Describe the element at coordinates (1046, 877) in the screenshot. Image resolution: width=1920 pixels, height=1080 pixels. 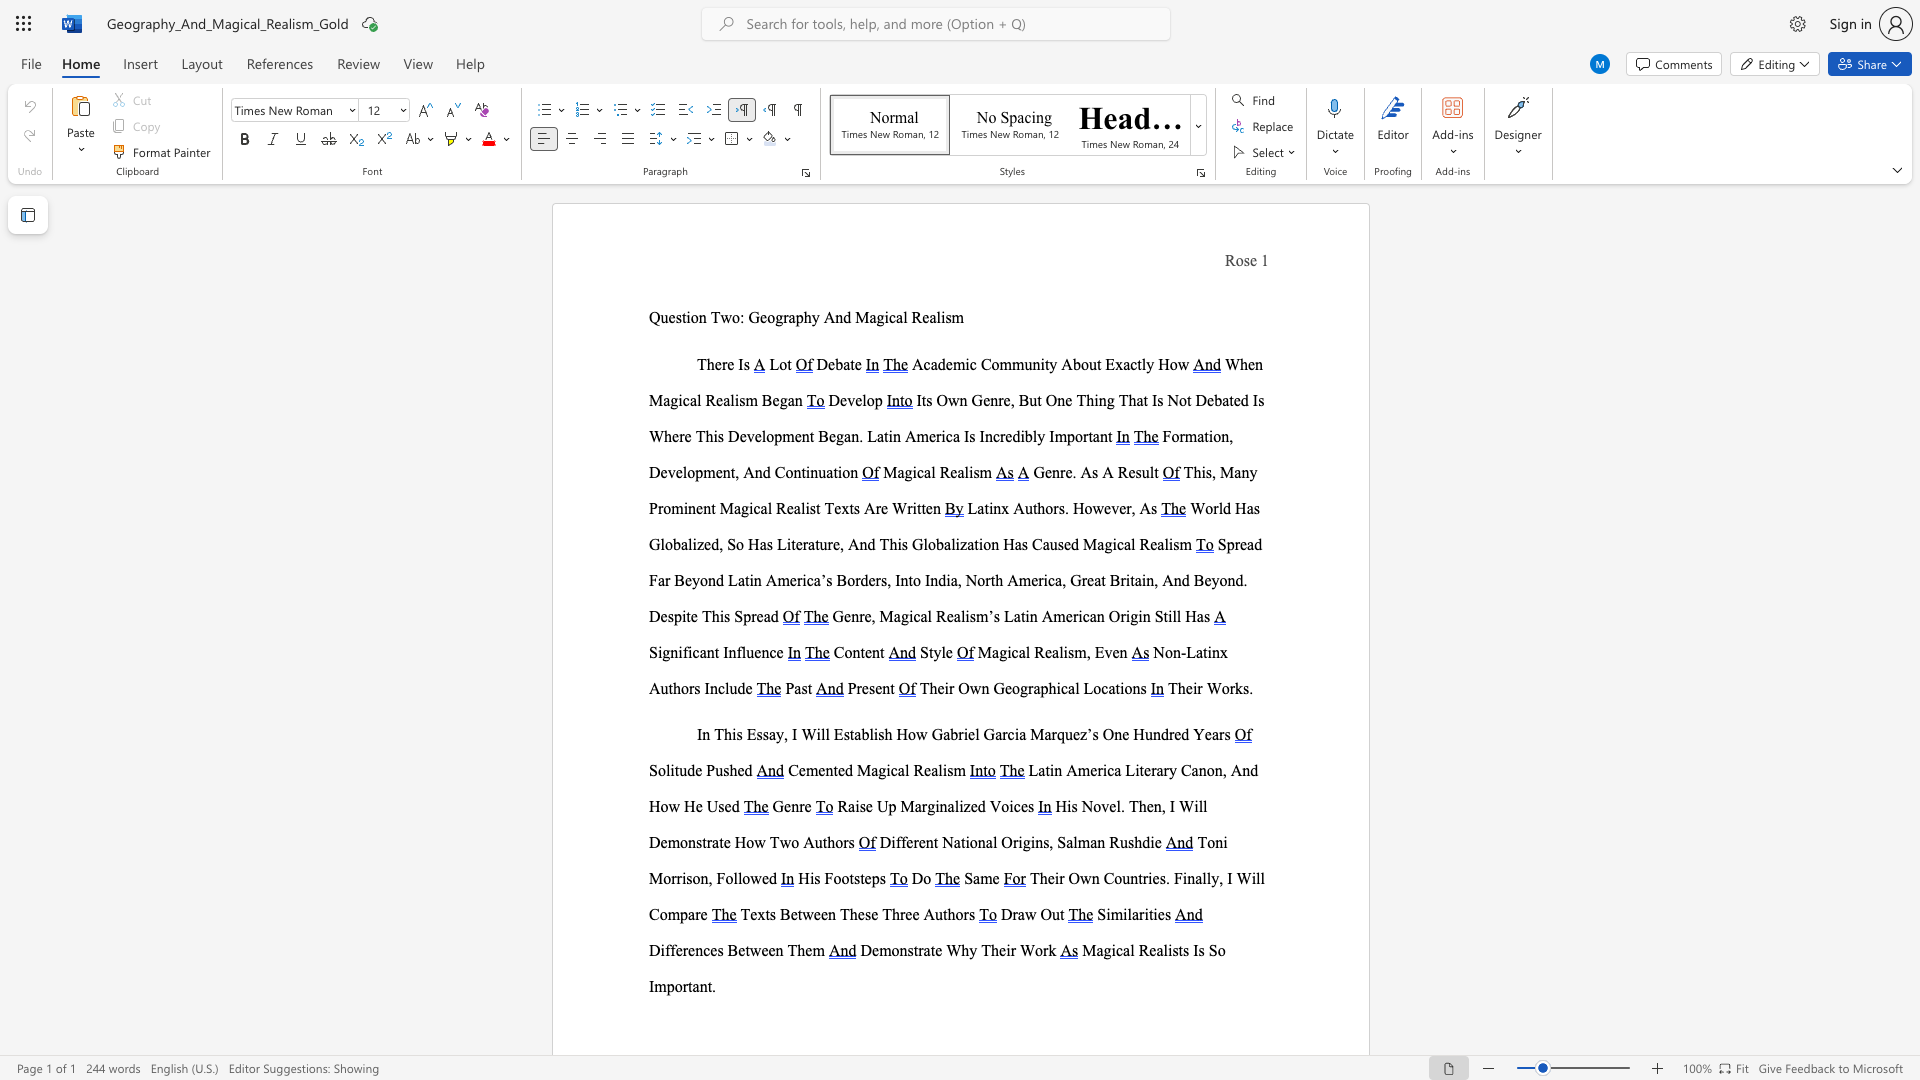
I see `the subset text "eir Own Countries. Finally, I Will Com" within the text "Their Own Countries. Finally, I Will Compare"` at that location.